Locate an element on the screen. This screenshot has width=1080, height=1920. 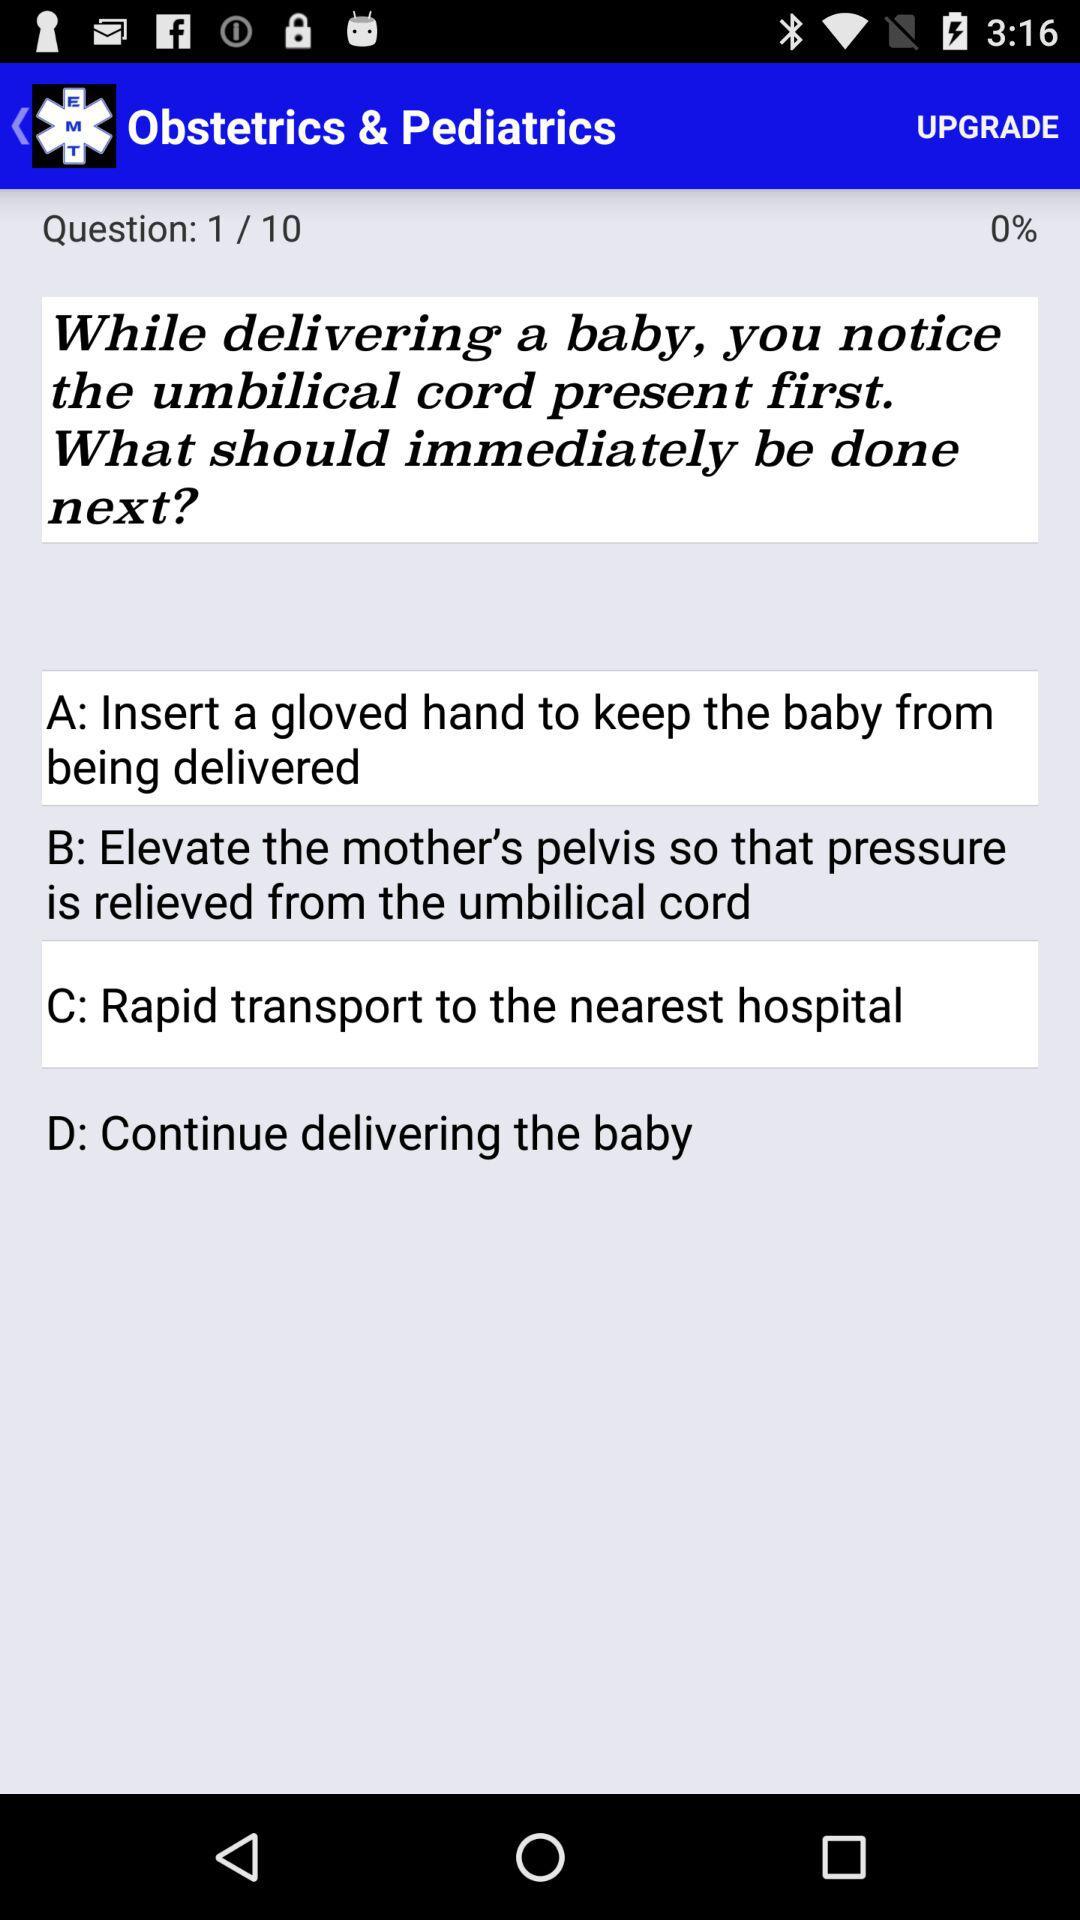
the icon below the question: 1 / 10 icon is located at coordinates (540, 418).